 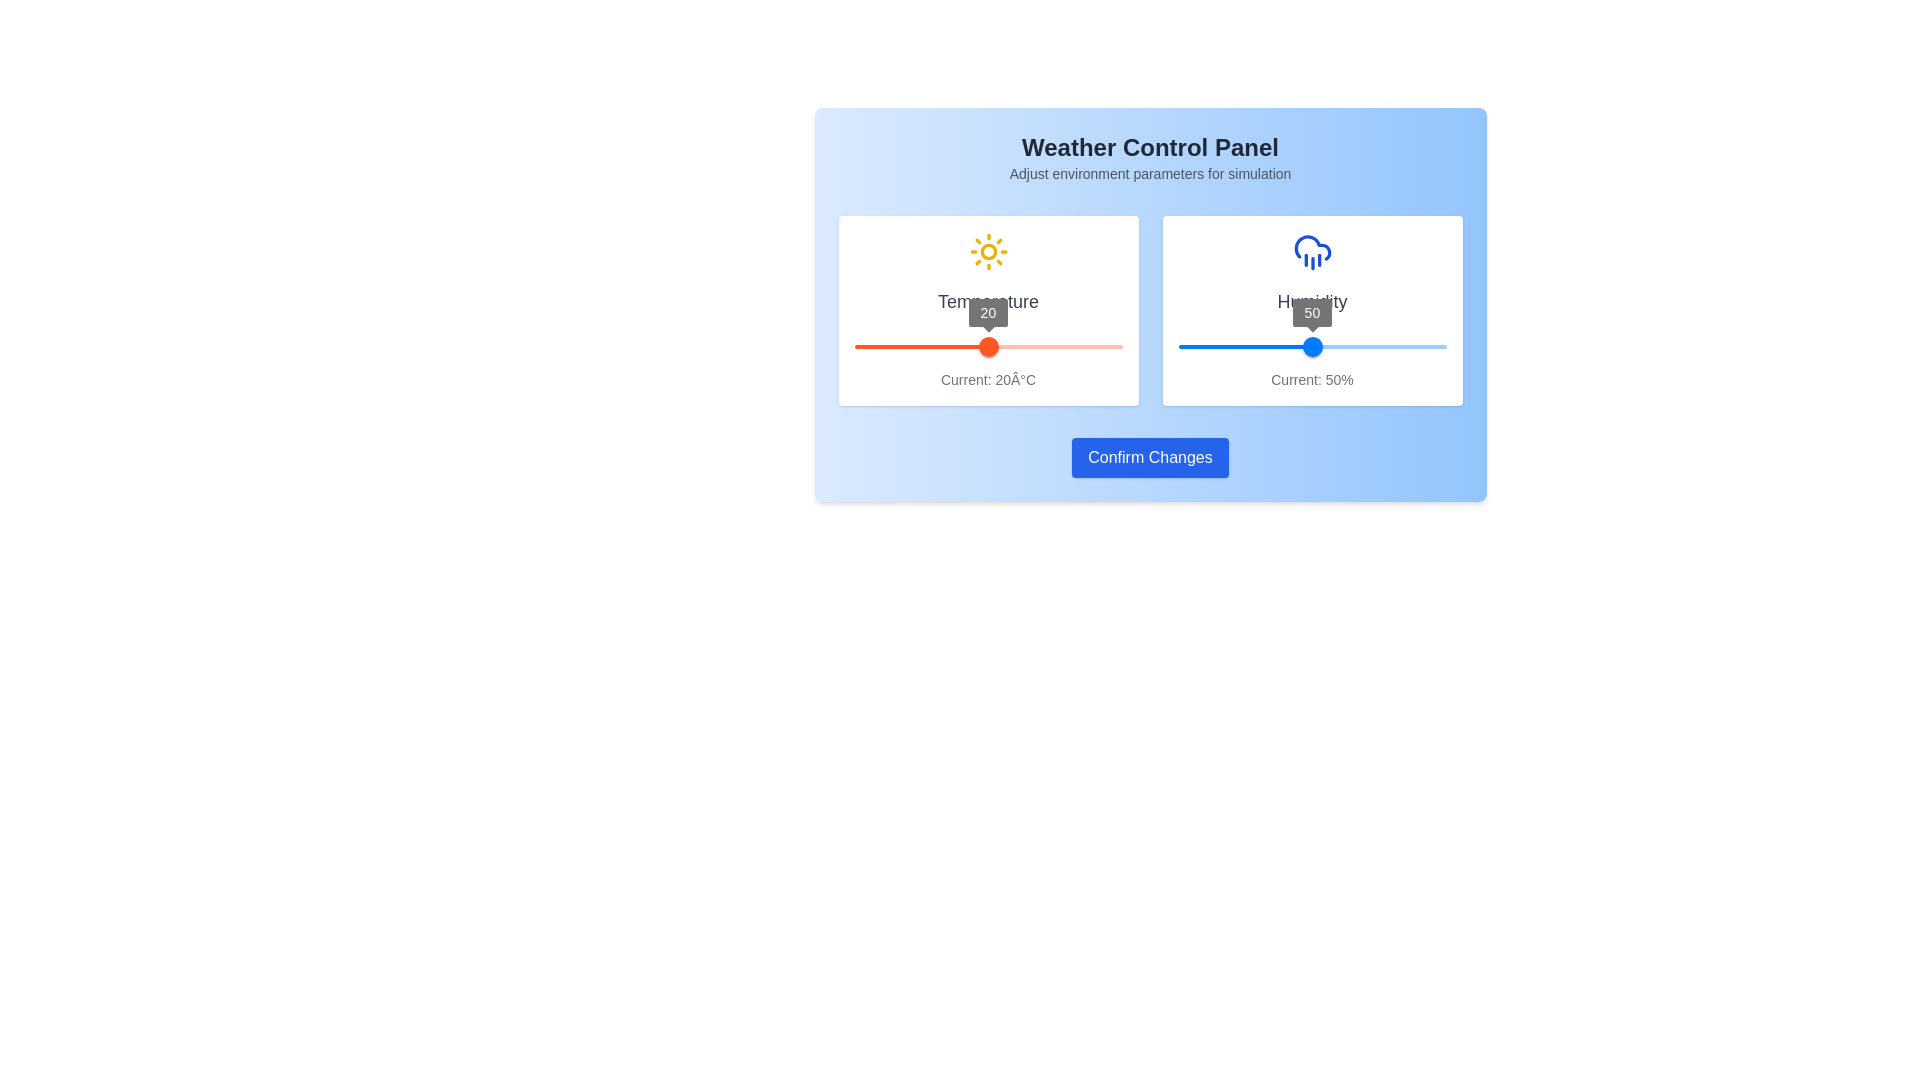 What do you see at coordinates (1150, 458) in the screenshot?
I see `the 'Confirm Changes' button located at the bottom-center of the 'Weather Control Panel' to confirm changes` at bounding box center [1150, 458].